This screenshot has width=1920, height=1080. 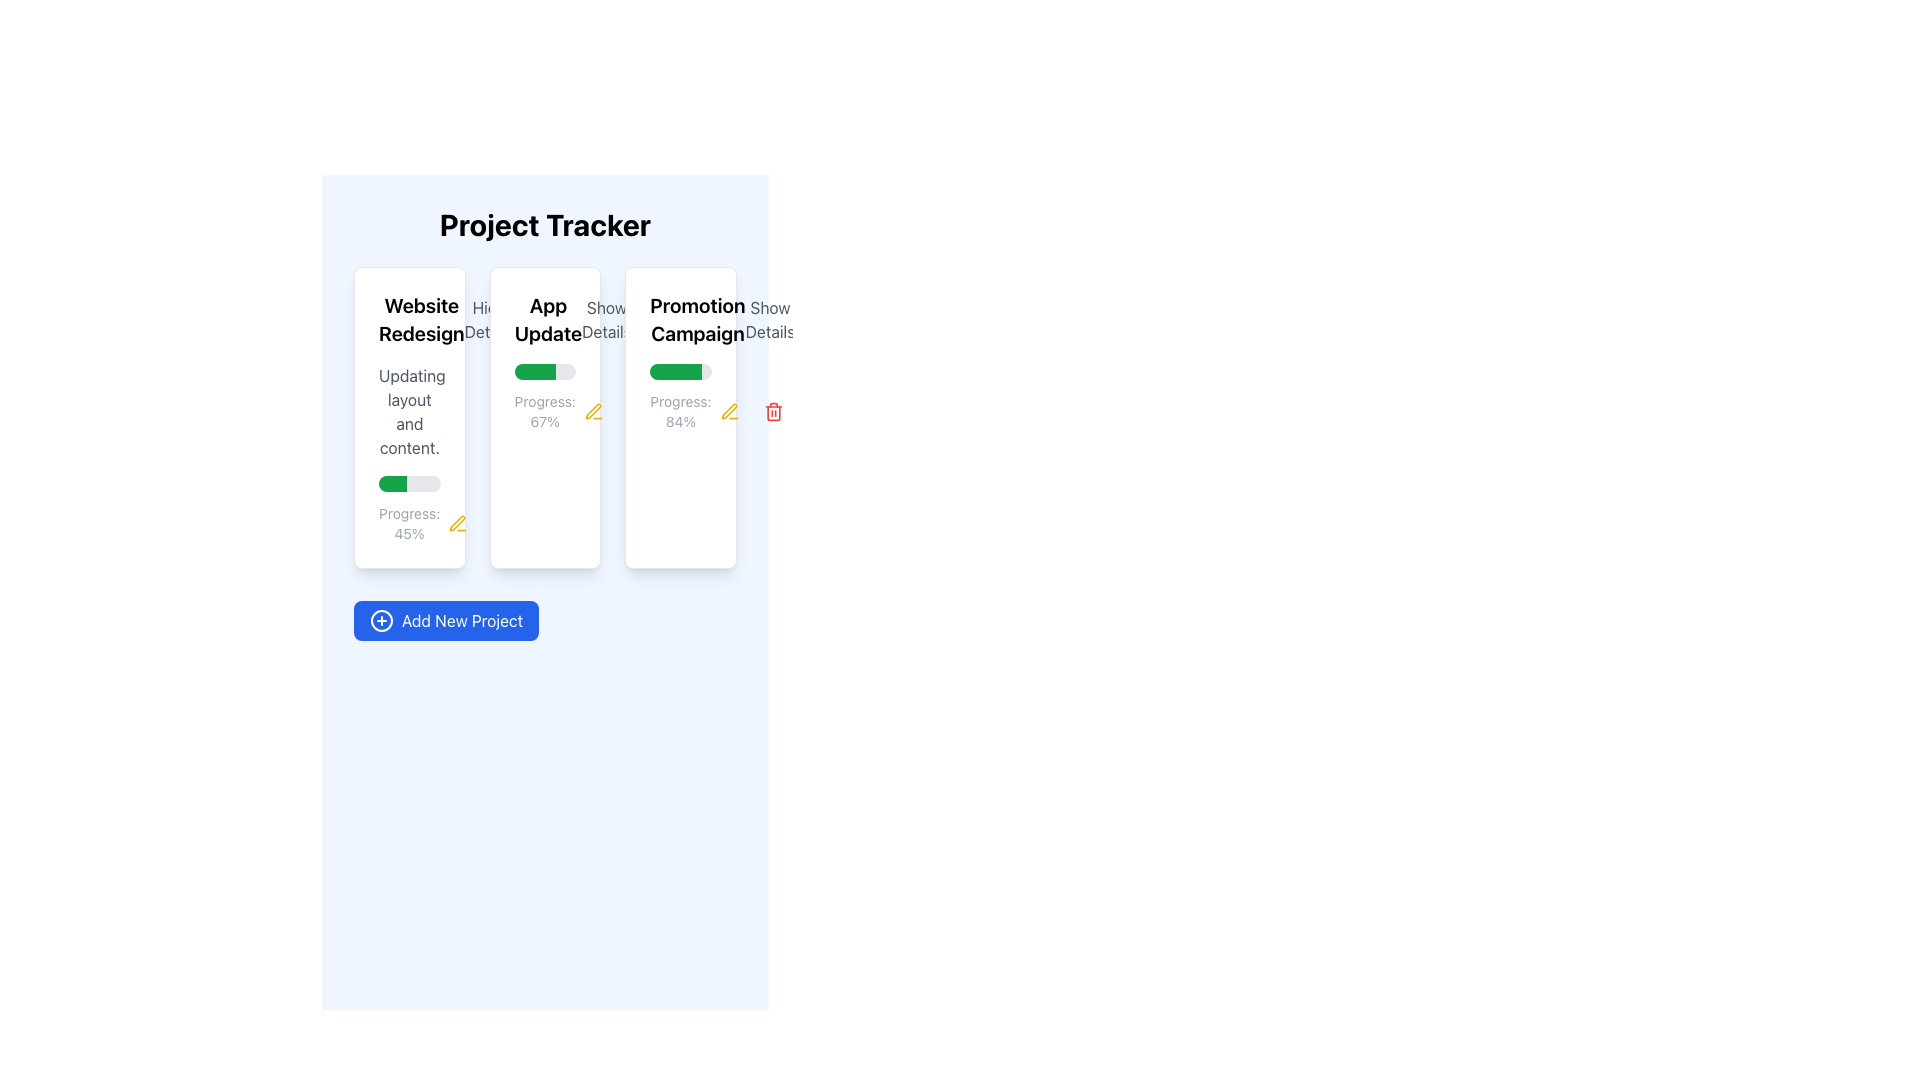 What do you see at coordinates (392, 483) in the screenshot?
I see `changes in the green progress bar representing 45% completion within the gray background bar in the 'Website Redesign' card` at bounding box center [392, 483].